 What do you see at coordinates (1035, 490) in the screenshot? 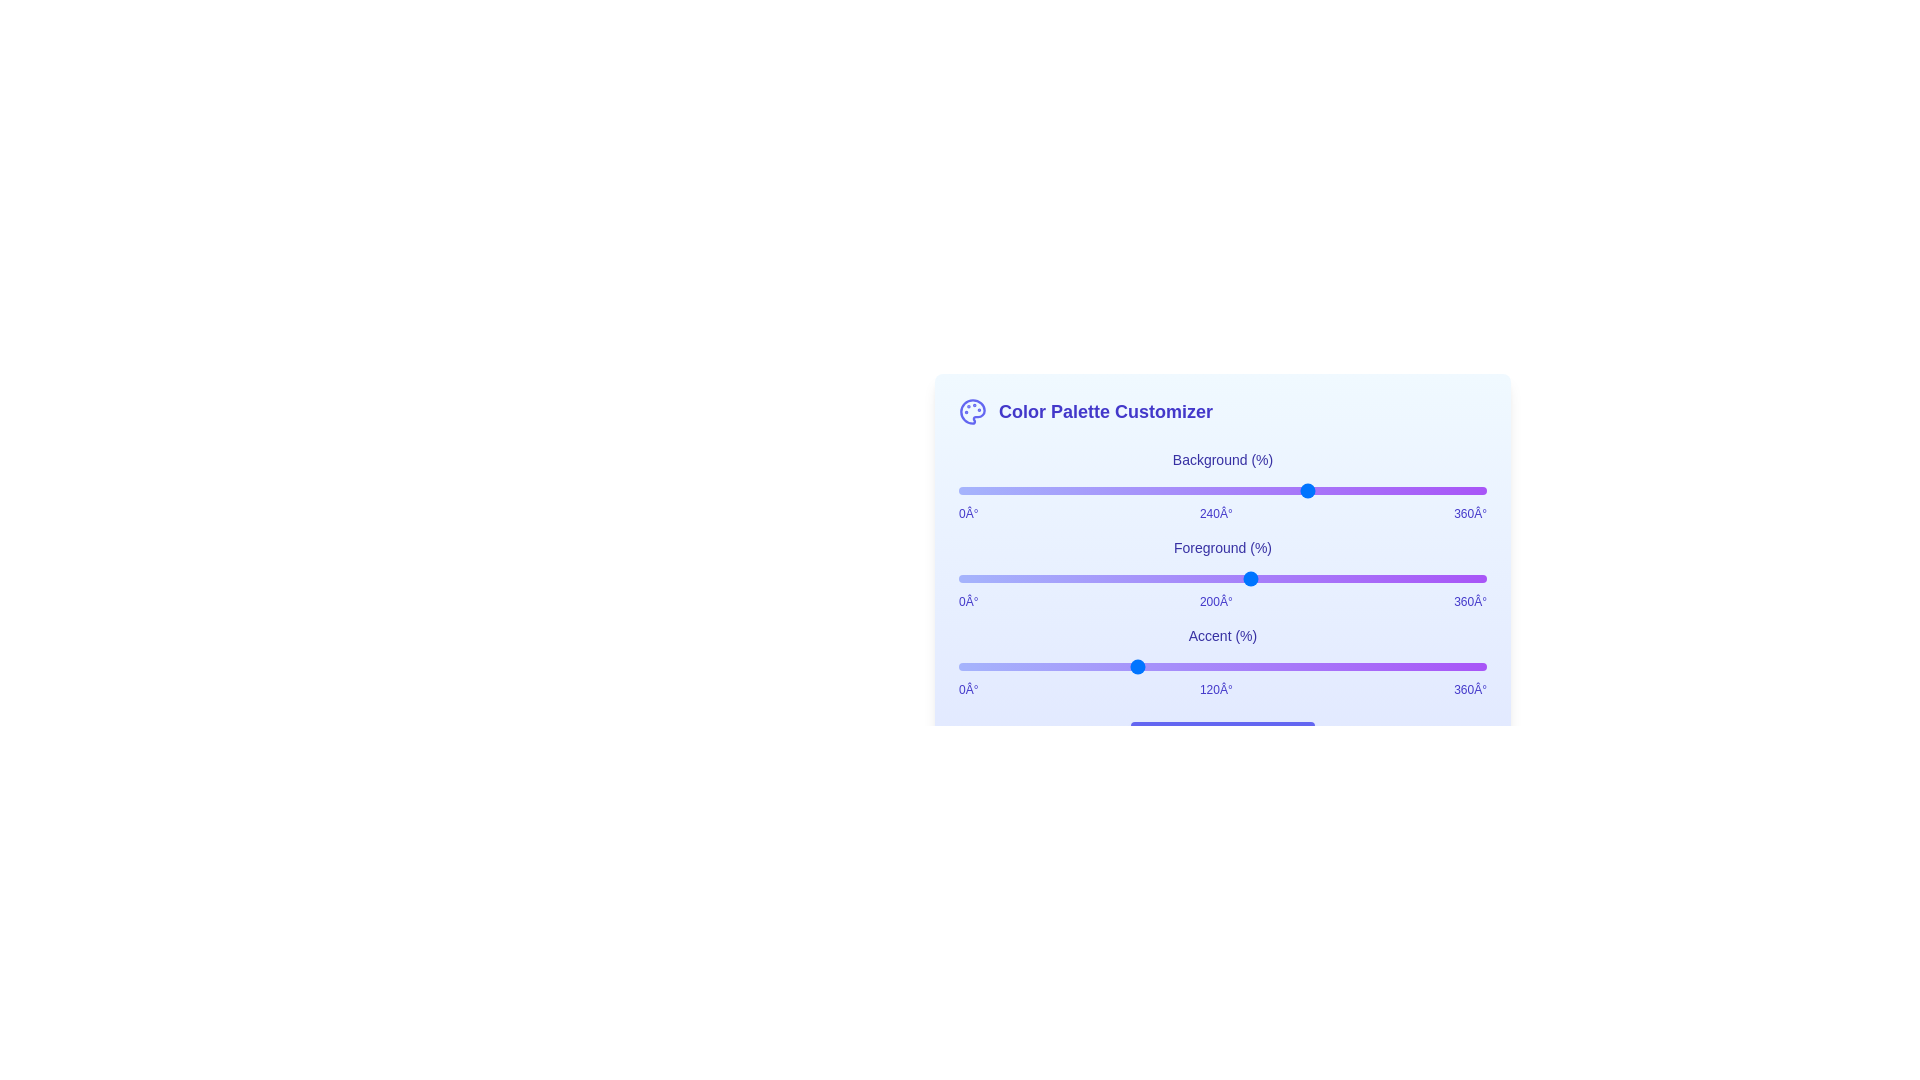
I see `the background color slider to set the hue to 52 degrees` at bounding box center [1035, 490].